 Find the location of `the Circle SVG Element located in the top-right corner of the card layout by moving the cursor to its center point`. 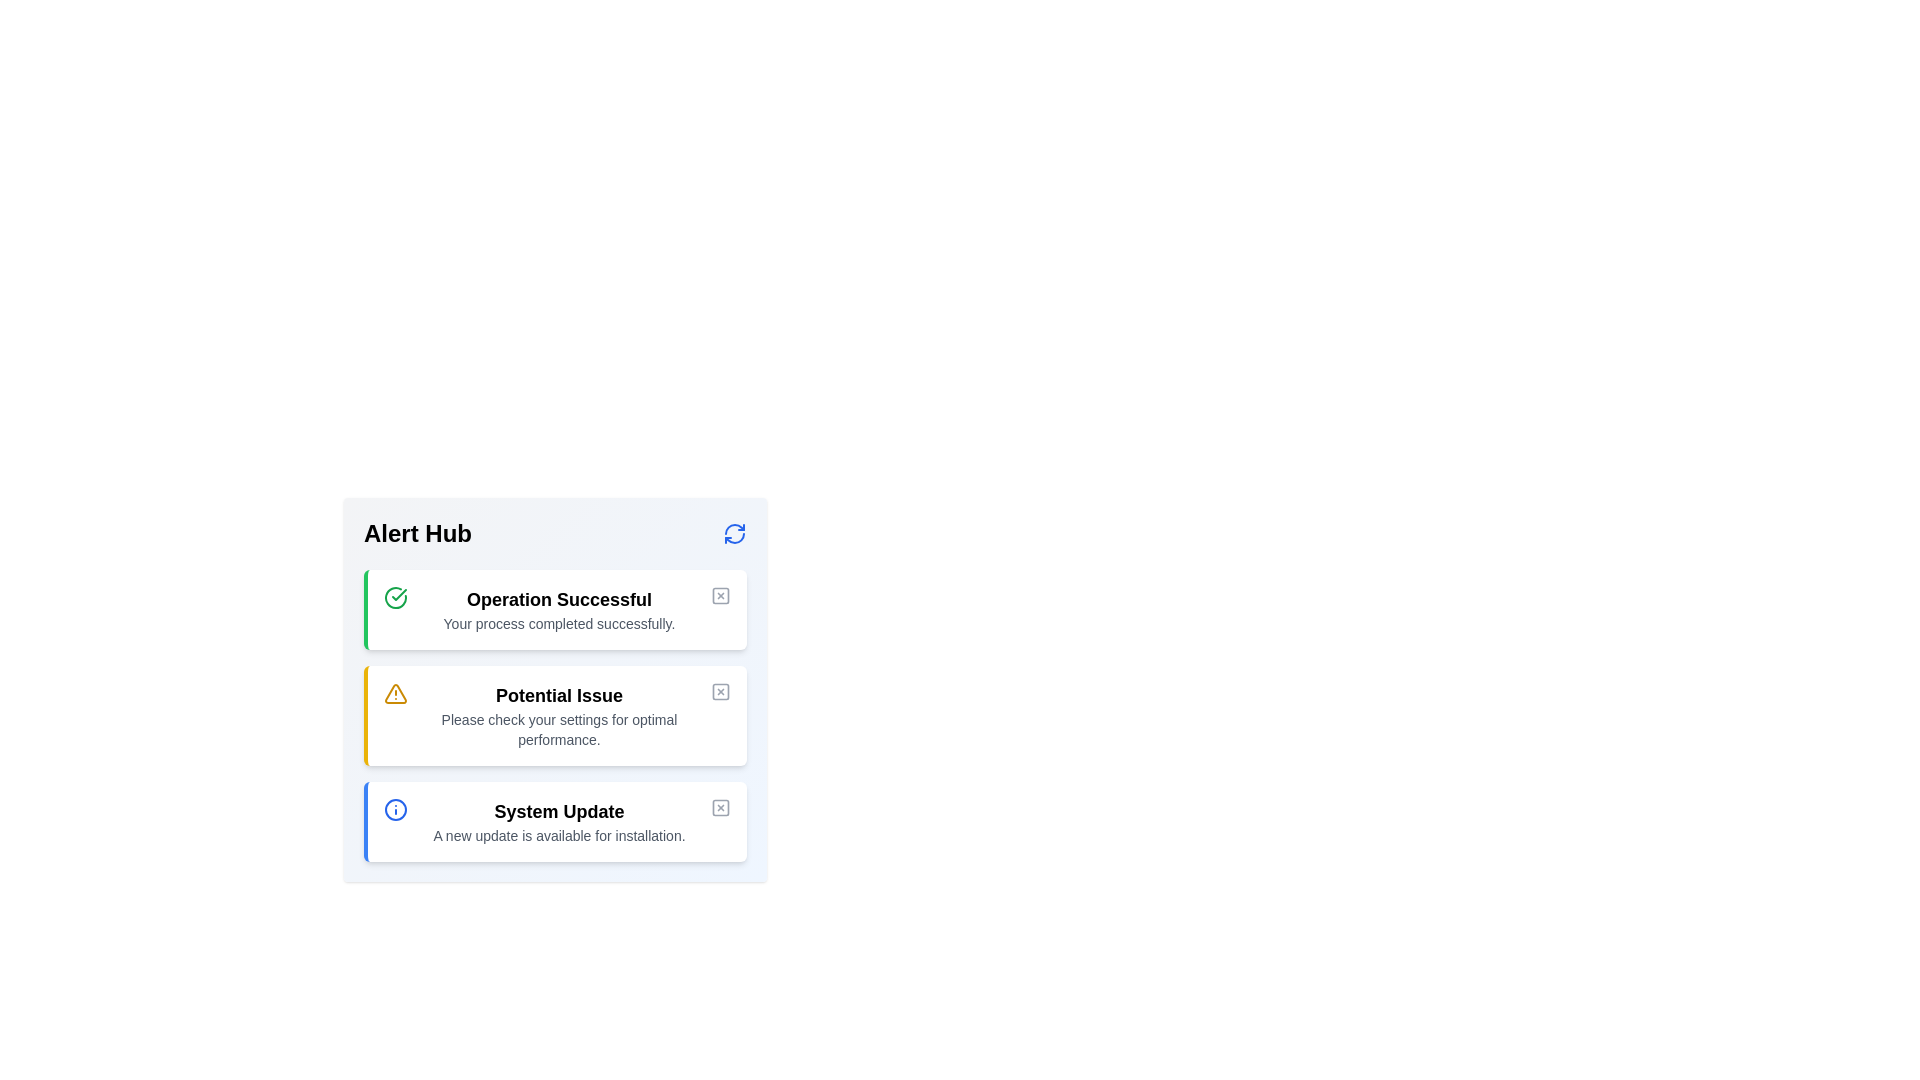

the Circle SVG Element located in the top-right corner of the card layout by moving the cursor to its center point is located at coordinates (395, 810).